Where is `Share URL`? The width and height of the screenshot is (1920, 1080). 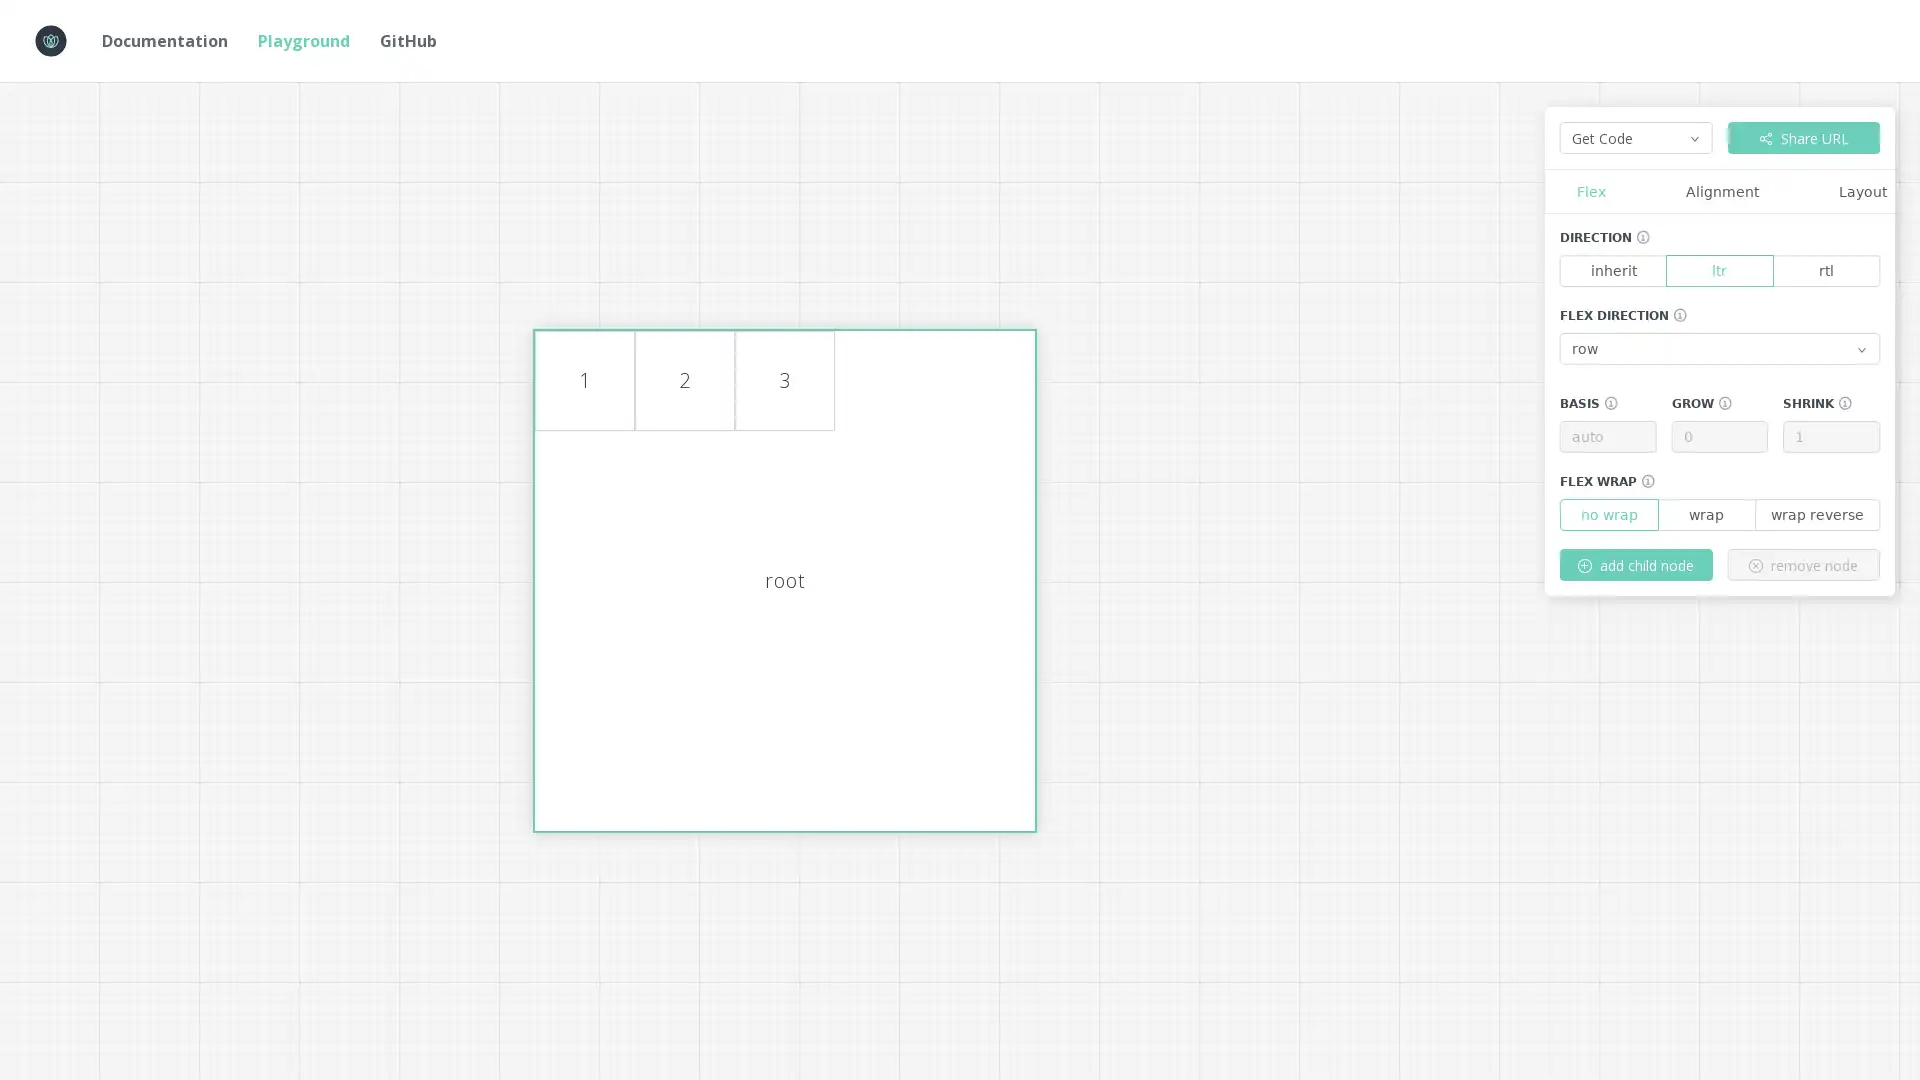 Share URL is located at coordinates (1803, 137).